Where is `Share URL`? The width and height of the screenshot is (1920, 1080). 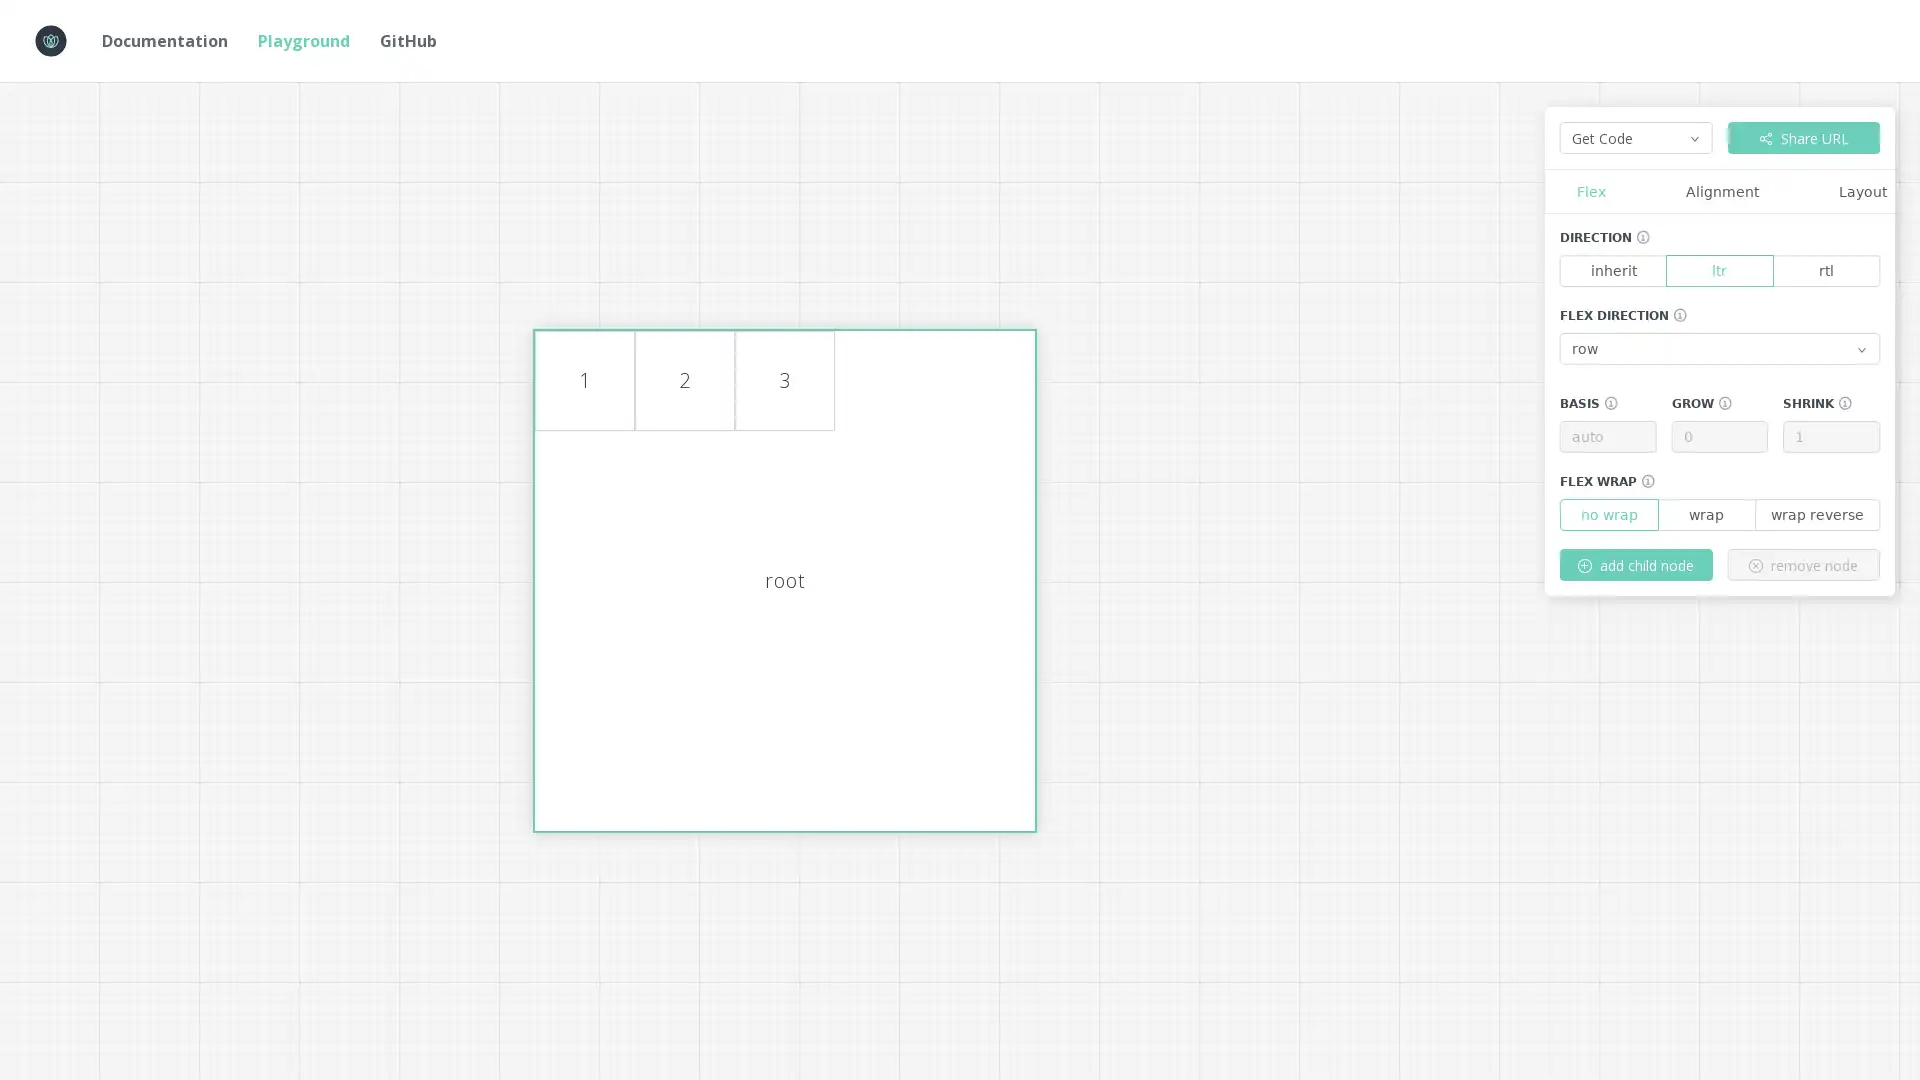 Share URL is located at coordinates (1803, 137).